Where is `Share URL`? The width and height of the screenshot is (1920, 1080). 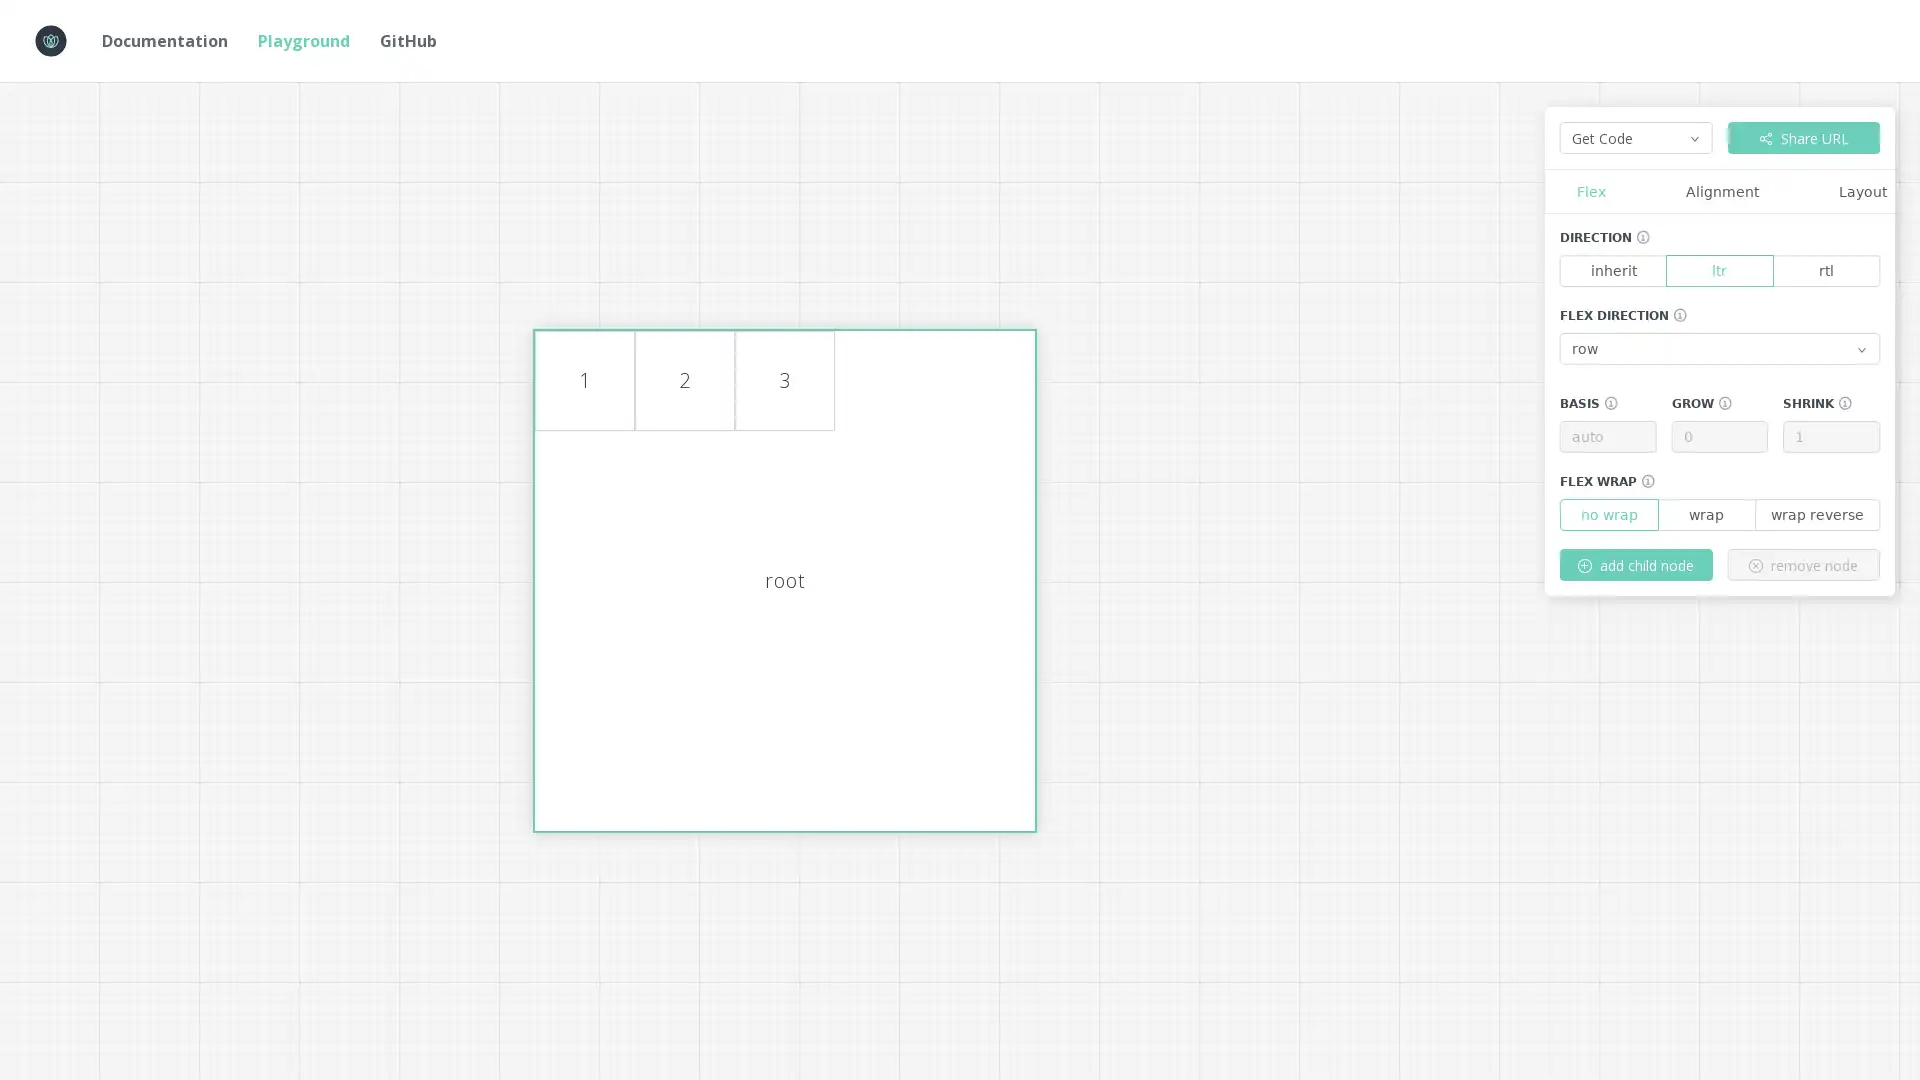 Share URL is located at coordinates (1803, 137).